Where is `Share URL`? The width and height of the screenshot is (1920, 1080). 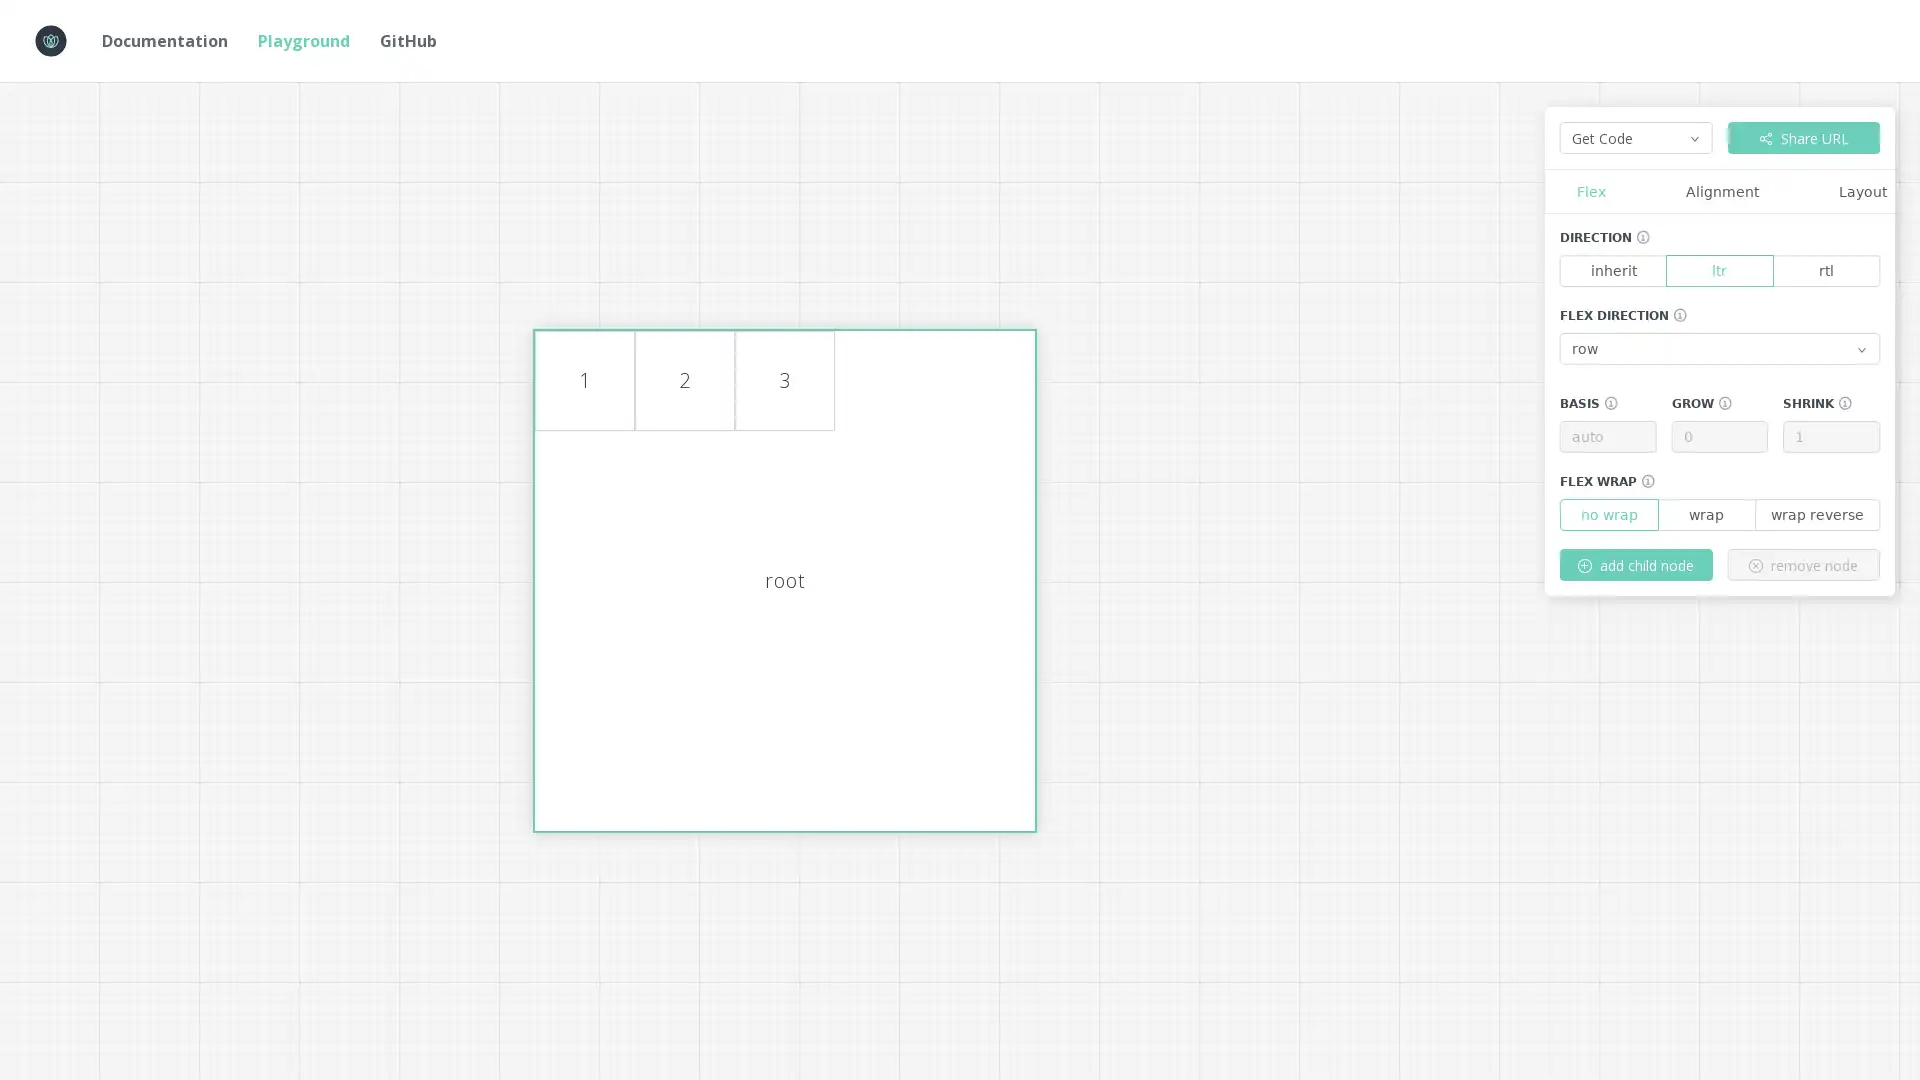 Share URL is located at coordinates (1803, 137).